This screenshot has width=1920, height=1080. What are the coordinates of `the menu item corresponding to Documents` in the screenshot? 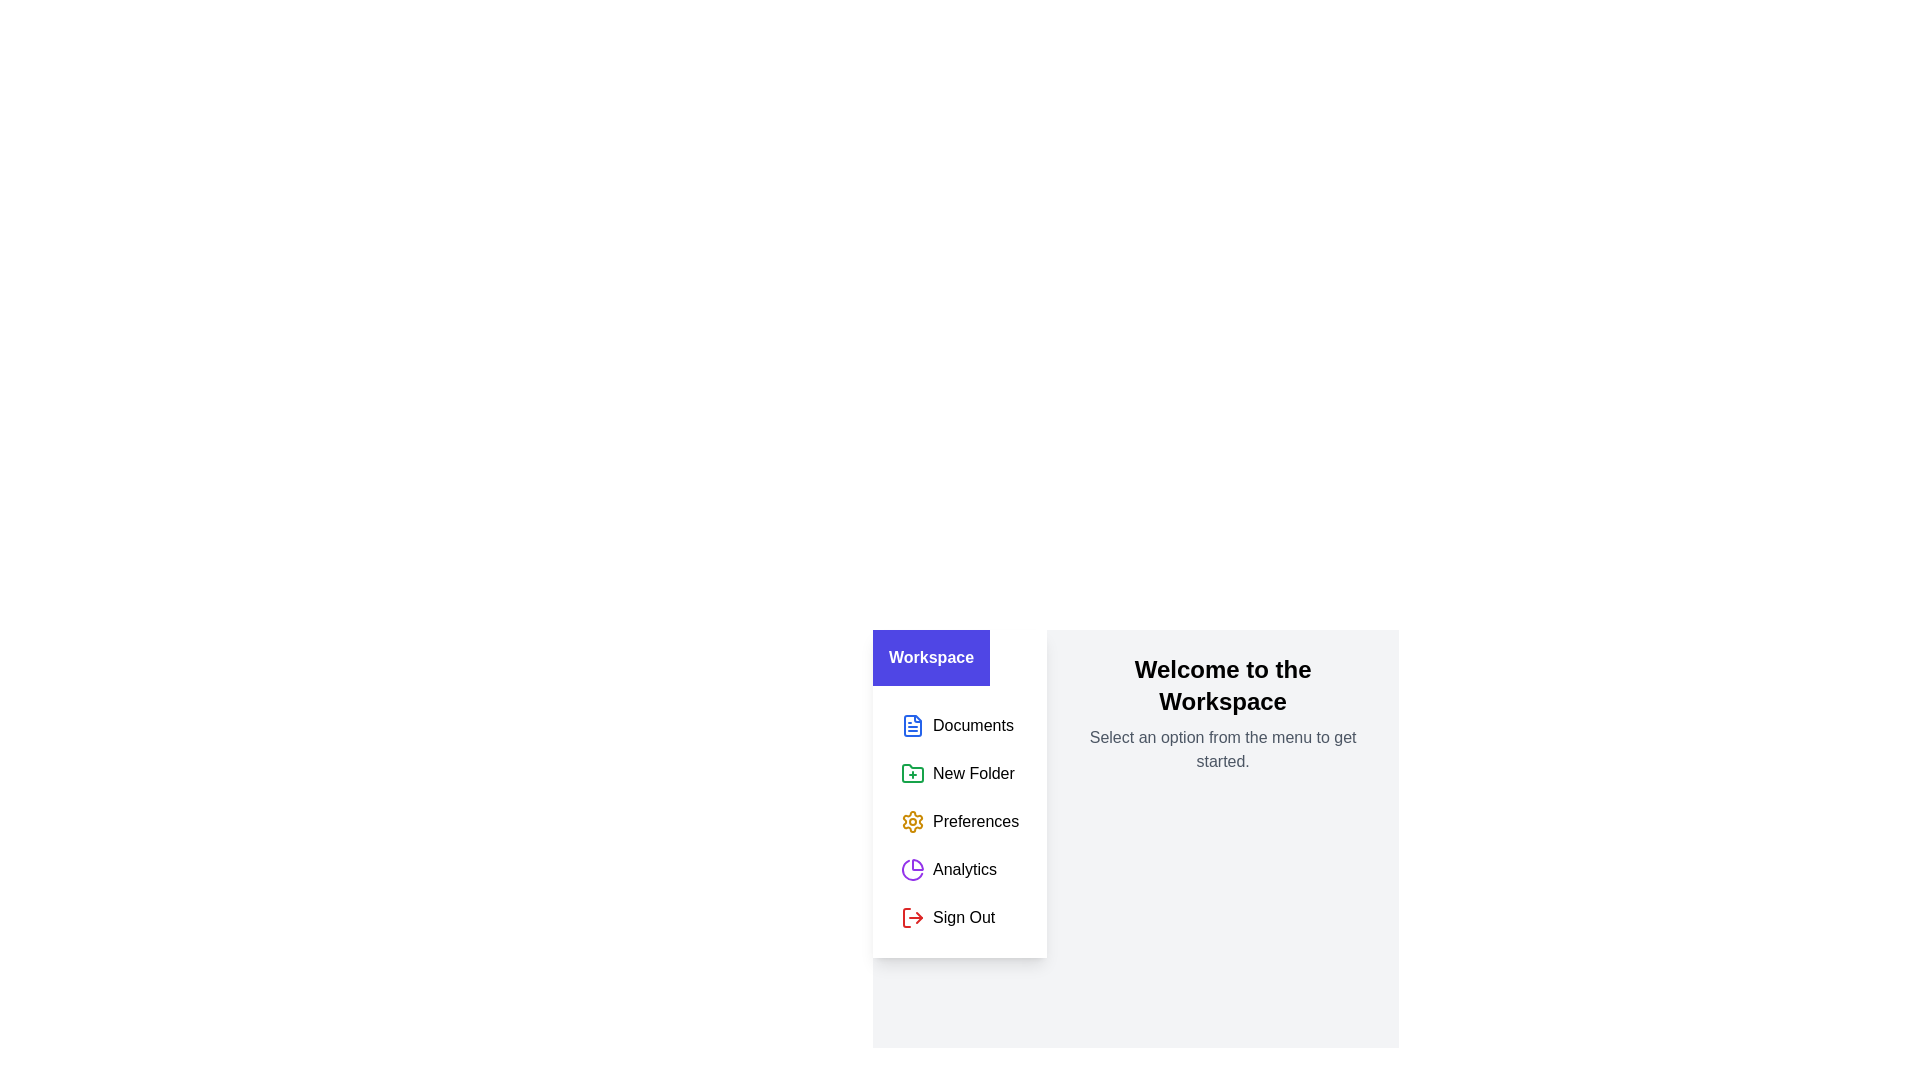 It's located at (960, 725).